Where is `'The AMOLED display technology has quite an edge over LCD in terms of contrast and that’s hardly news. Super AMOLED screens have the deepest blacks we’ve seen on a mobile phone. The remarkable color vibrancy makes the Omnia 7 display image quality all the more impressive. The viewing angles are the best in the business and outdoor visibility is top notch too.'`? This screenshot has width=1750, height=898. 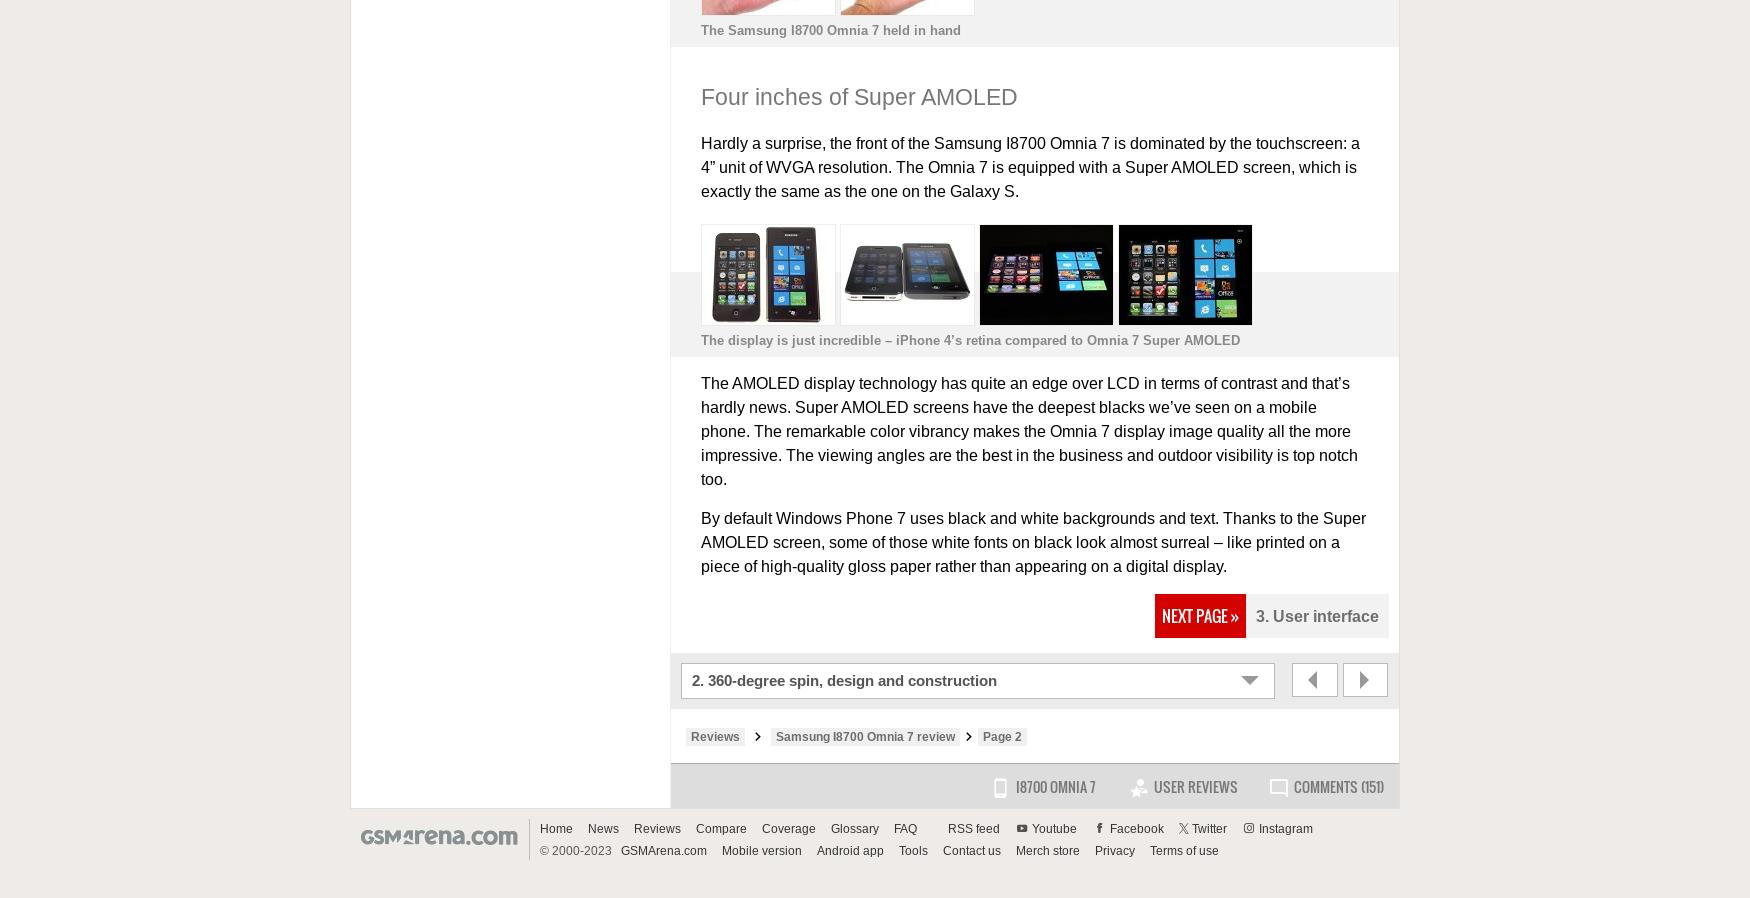 'The AMOLED display technology has quite an edge over LCD in terms of contrast and that’s hardly news. Super AMOLED screens have the deepest blacks we’ve seen on a mobile phone. The remarkable color vibrancy makes the Omnia 7 display image quality all the more impressive. The viewing angles are the best in the business and outdoor visibility is top notch too.' is located at coordinates (1027, 431).